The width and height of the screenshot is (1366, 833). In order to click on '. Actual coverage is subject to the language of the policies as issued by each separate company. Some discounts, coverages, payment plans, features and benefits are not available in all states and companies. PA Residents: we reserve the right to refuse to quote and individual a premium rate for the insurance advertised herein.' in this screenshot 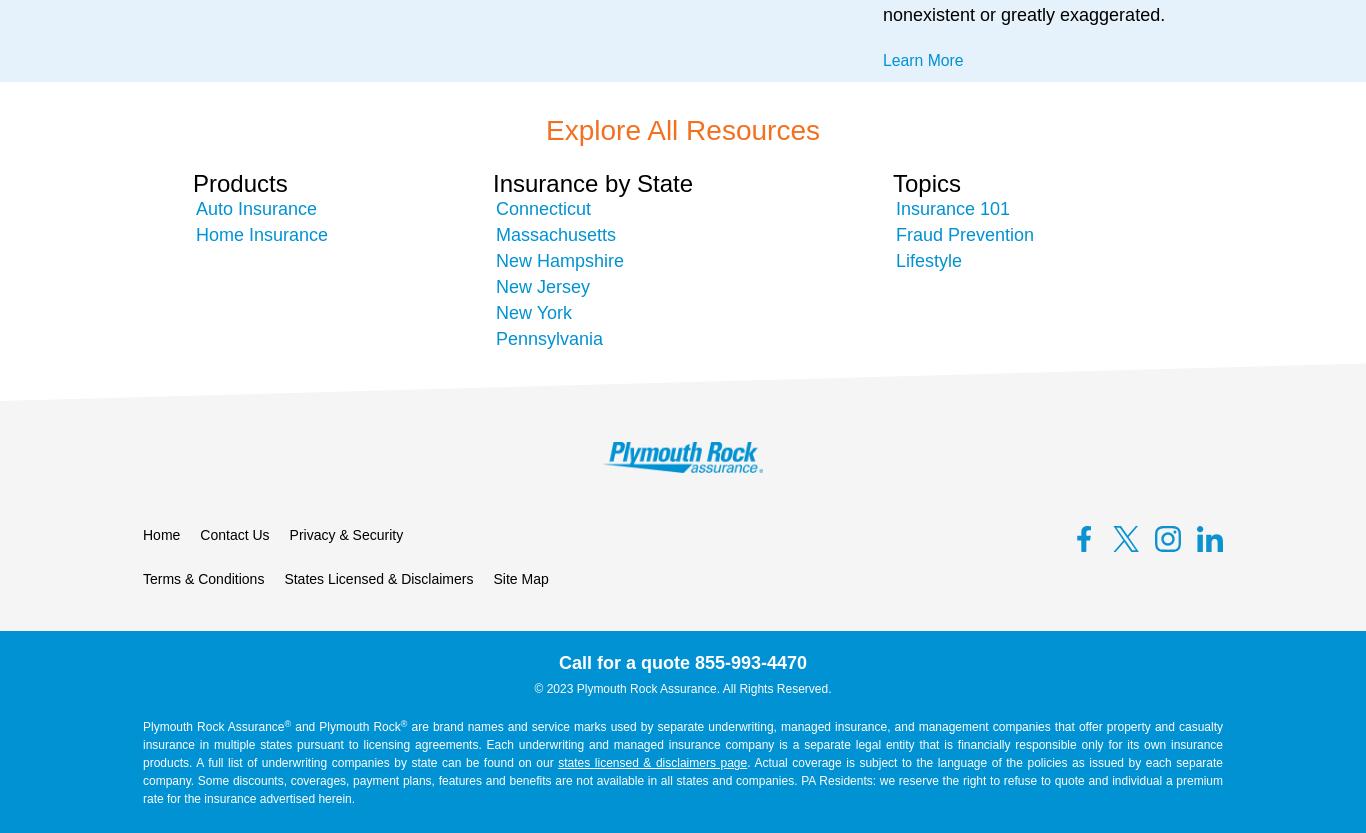, I will do `click(683, 780)`.